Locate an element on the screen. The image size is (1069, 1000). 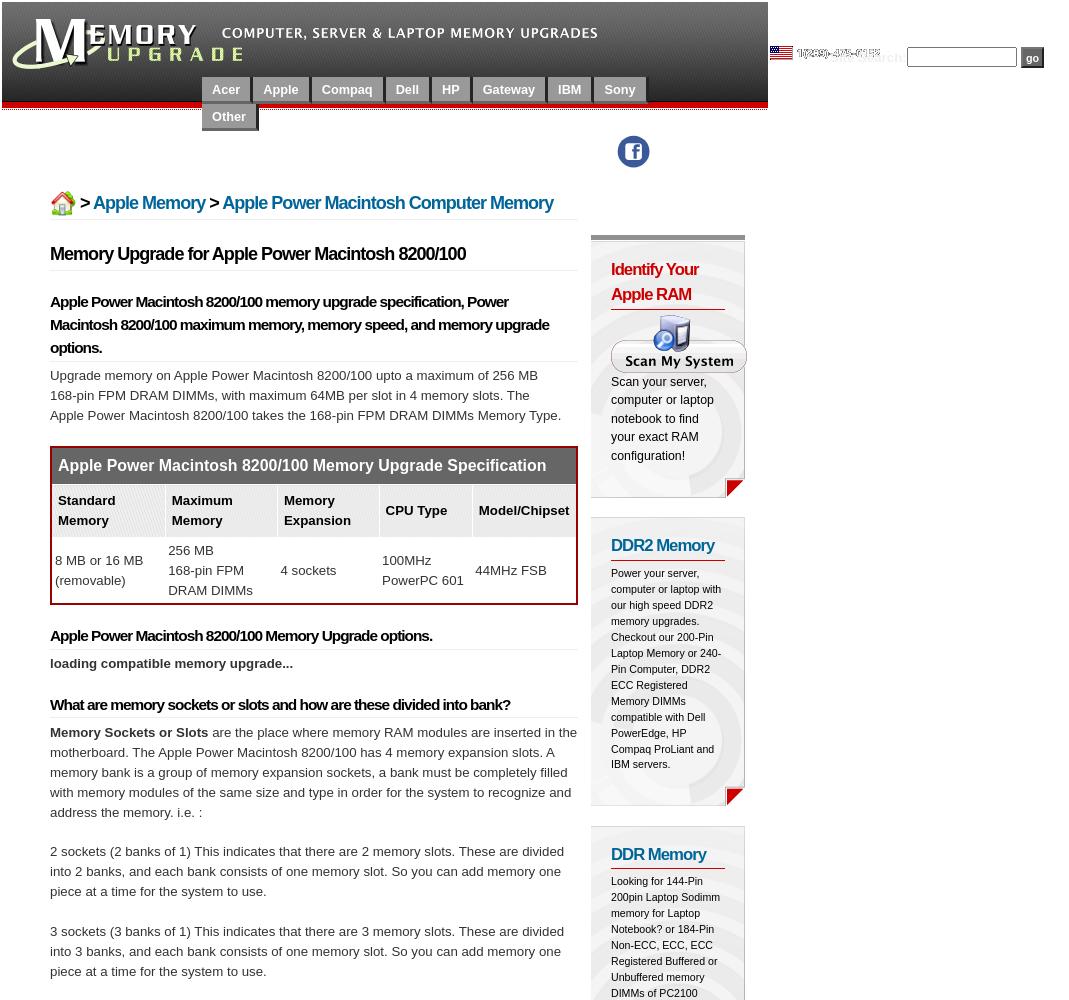
'44MHz FSB' is located at coordinates (509, 568).